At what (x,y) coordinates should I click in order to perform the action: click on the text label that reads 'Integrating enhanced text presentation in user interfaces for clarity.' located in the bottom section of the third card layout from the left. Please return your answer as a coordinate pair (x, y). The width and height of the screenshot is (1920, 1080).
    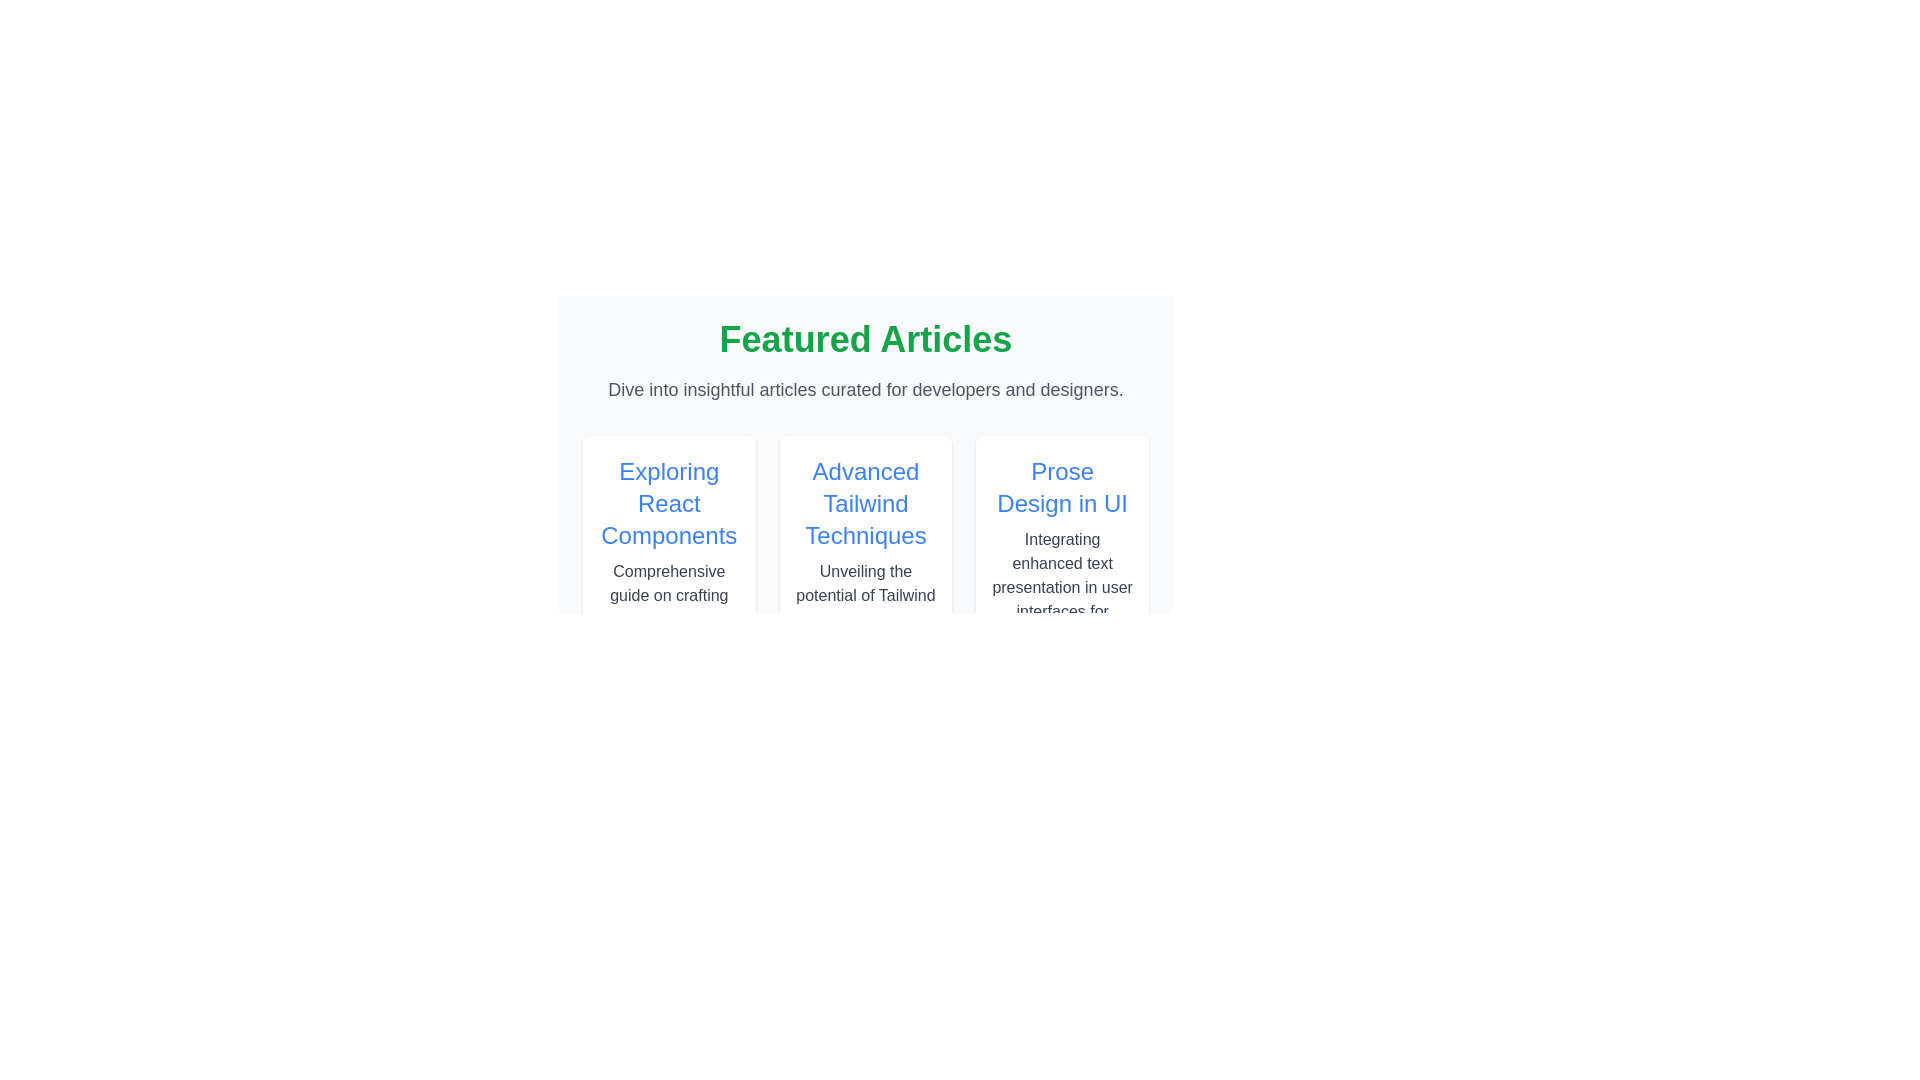
    Looking at the image, I should click on (1061, 586).